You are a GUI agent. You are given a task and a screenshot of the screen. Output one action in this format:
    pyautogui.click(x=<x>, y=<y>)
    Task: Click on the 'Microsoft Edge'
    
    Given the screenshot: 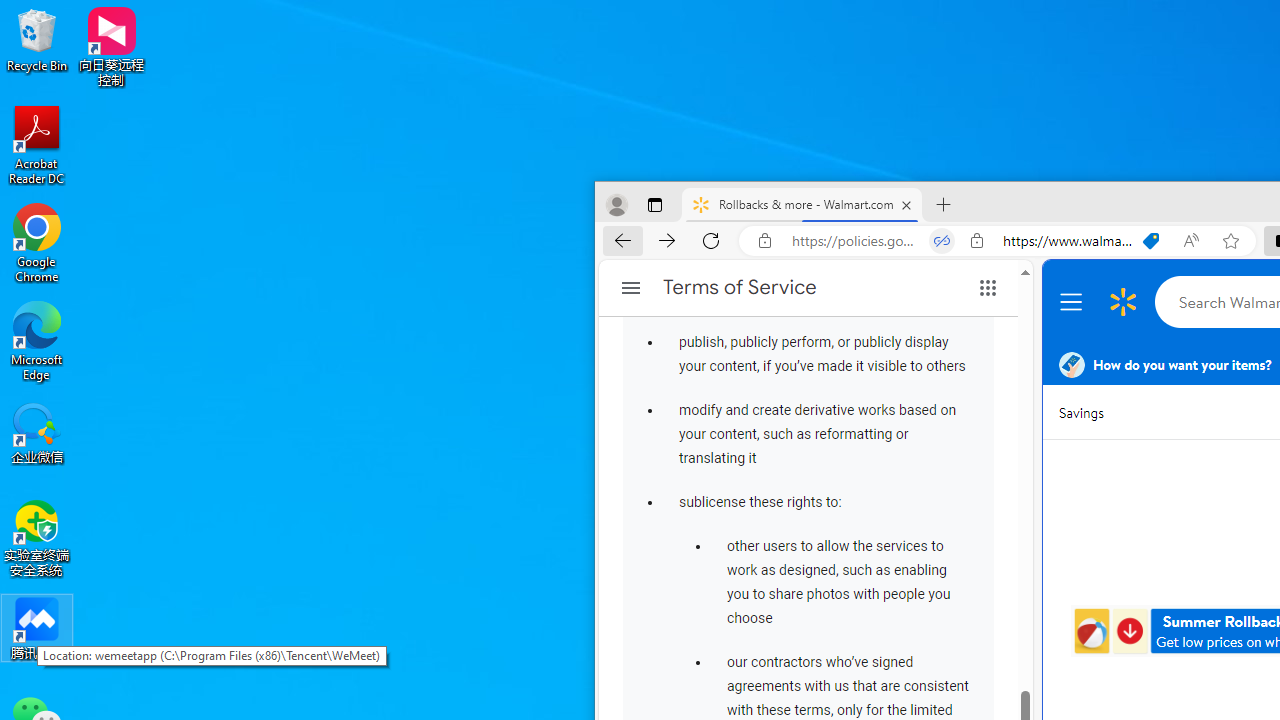 What is the action you would take?
    pyautogui.click(x=37, y=340)
    